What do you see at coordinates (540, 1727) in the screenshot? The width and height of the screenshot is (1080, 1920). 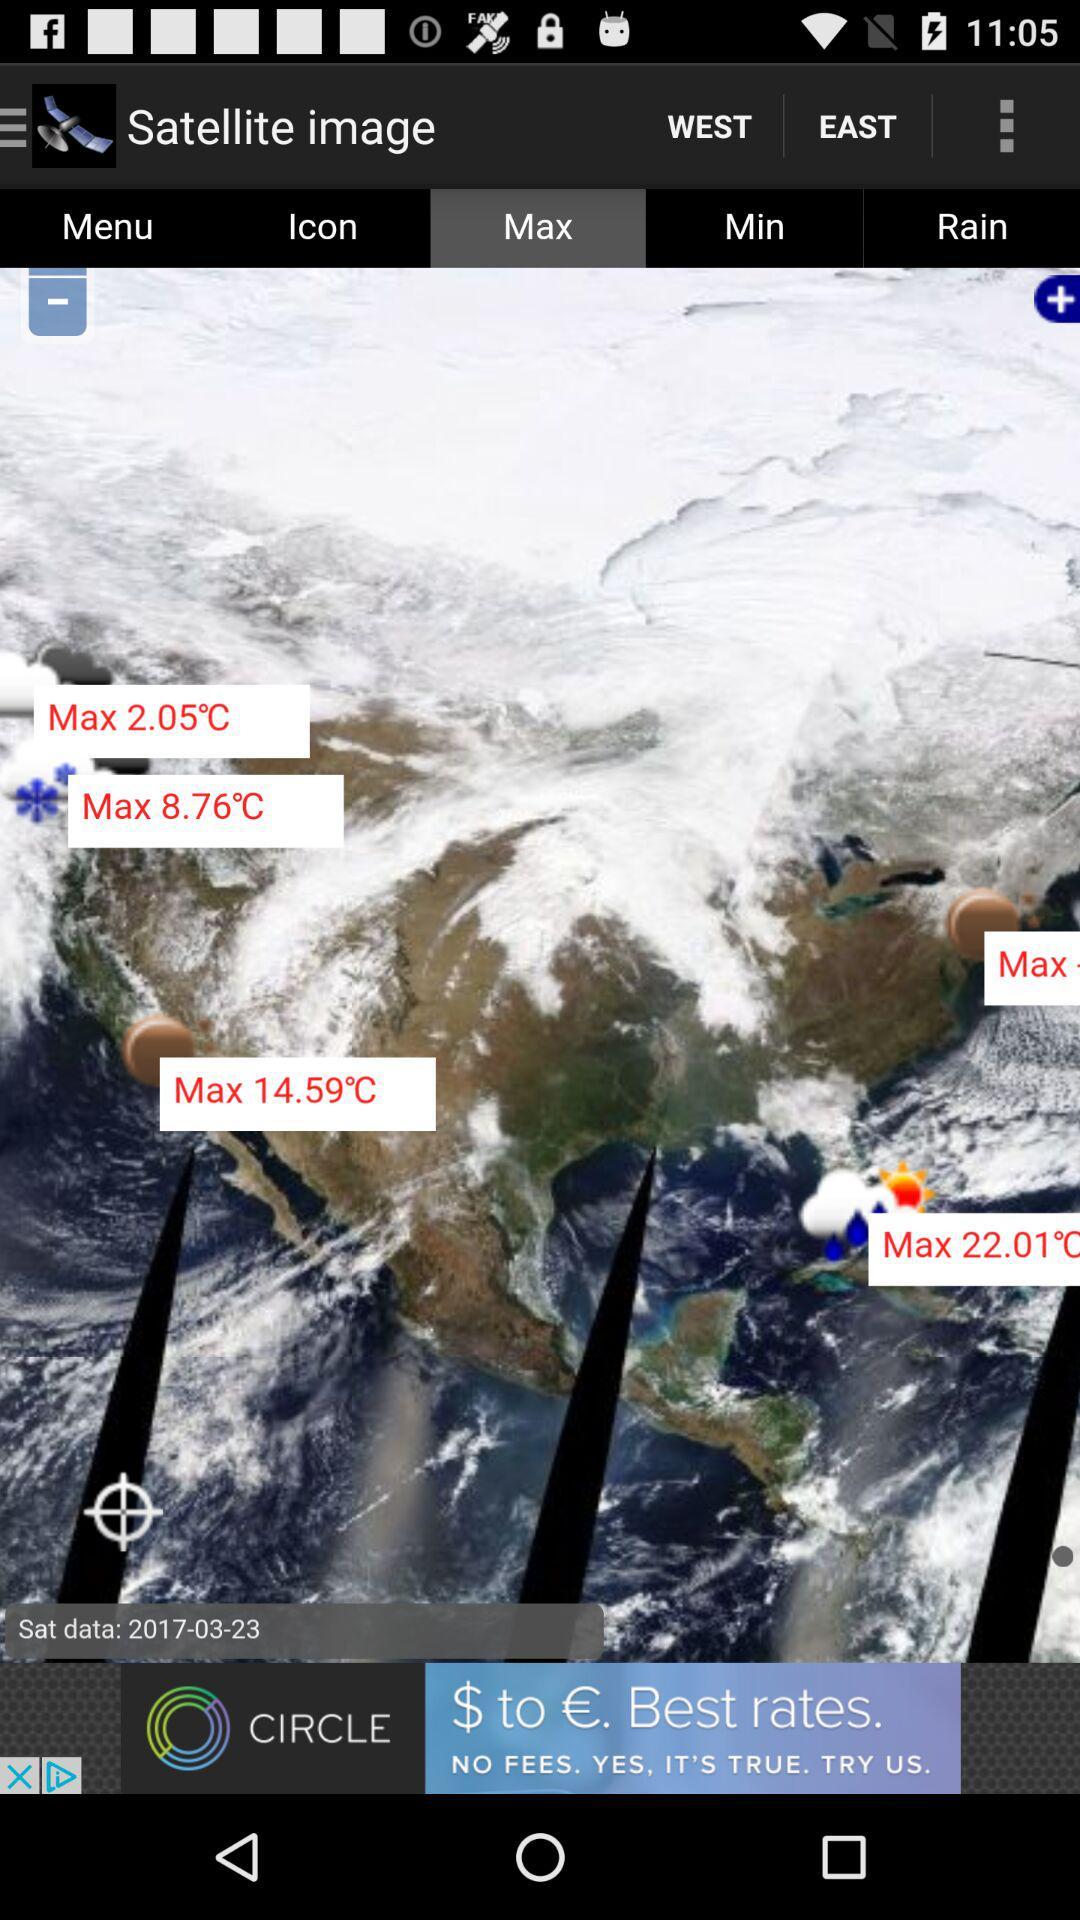 I see `open advertisement` at bounding box center [540, 1727].